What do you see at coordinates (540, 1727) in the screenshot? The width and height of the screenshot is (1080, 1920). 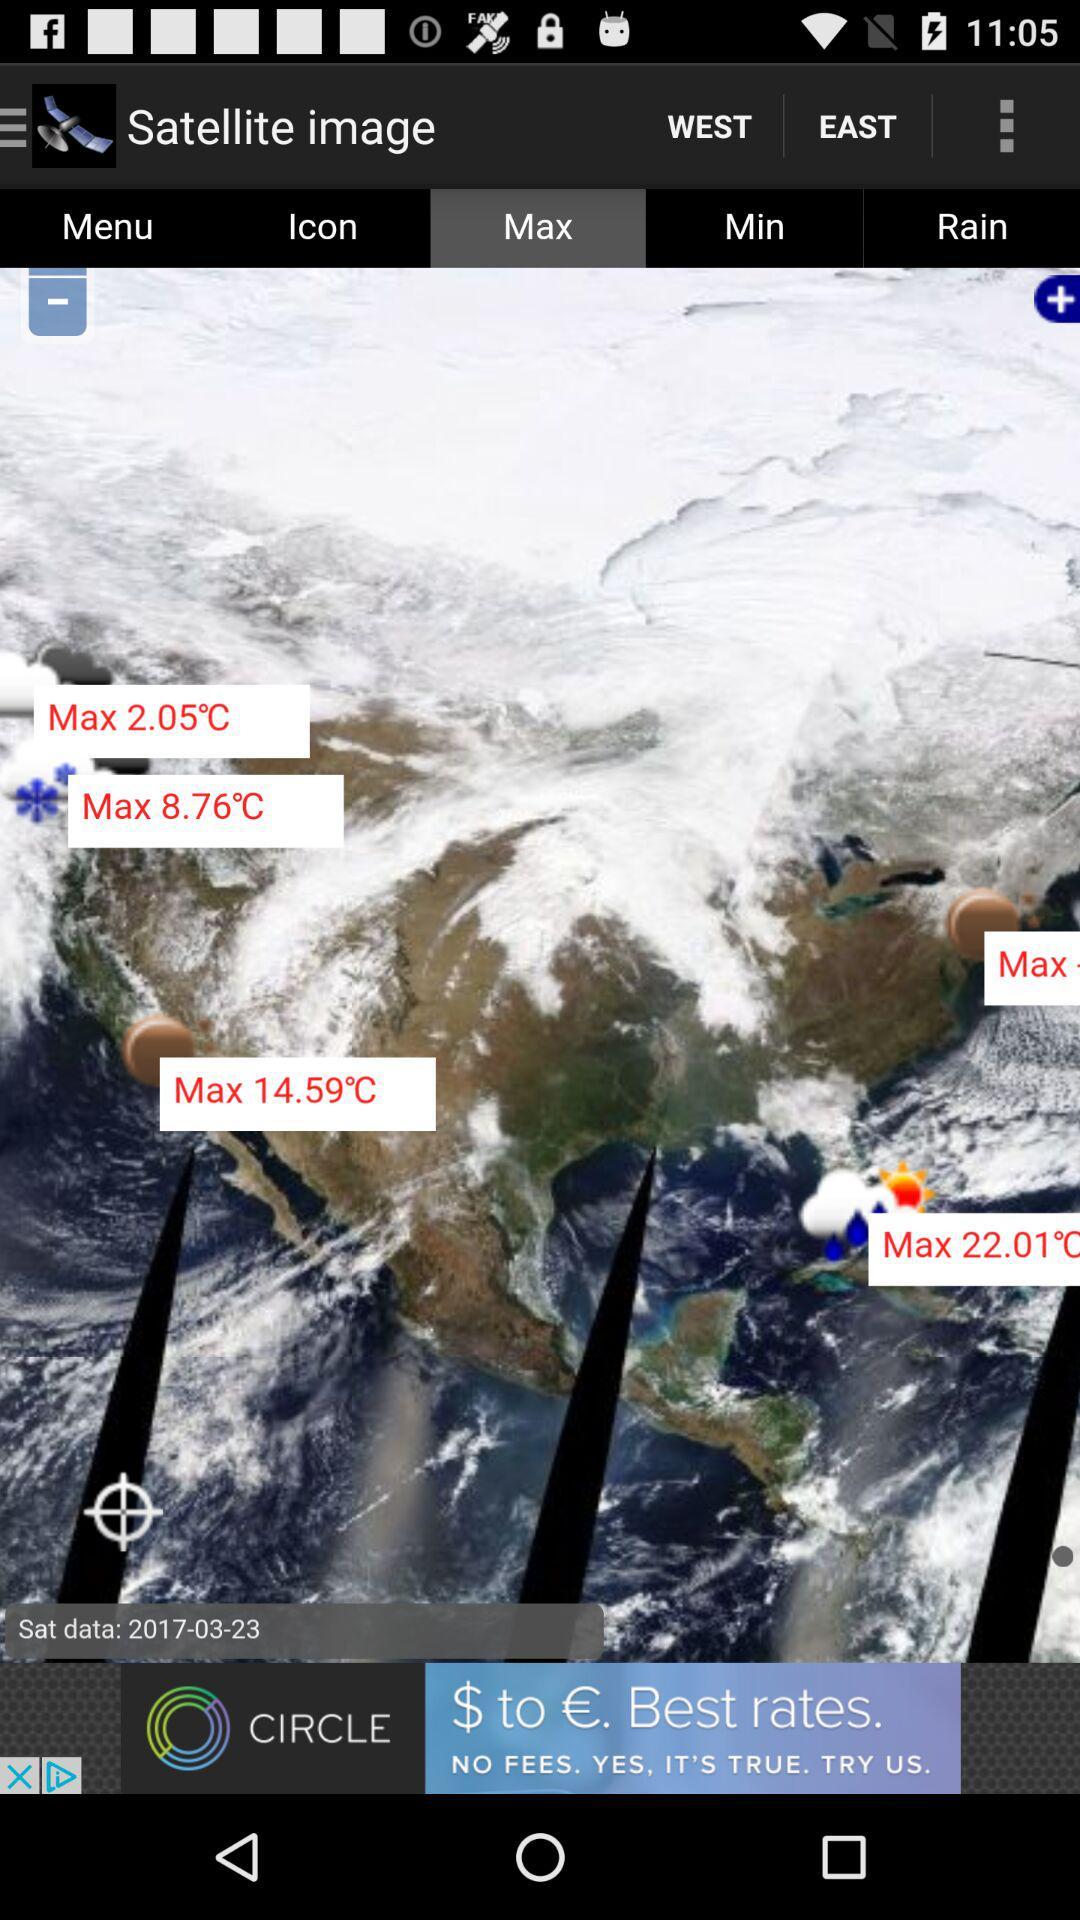 I see `open advertisement` at bounding box center [540, 1727].